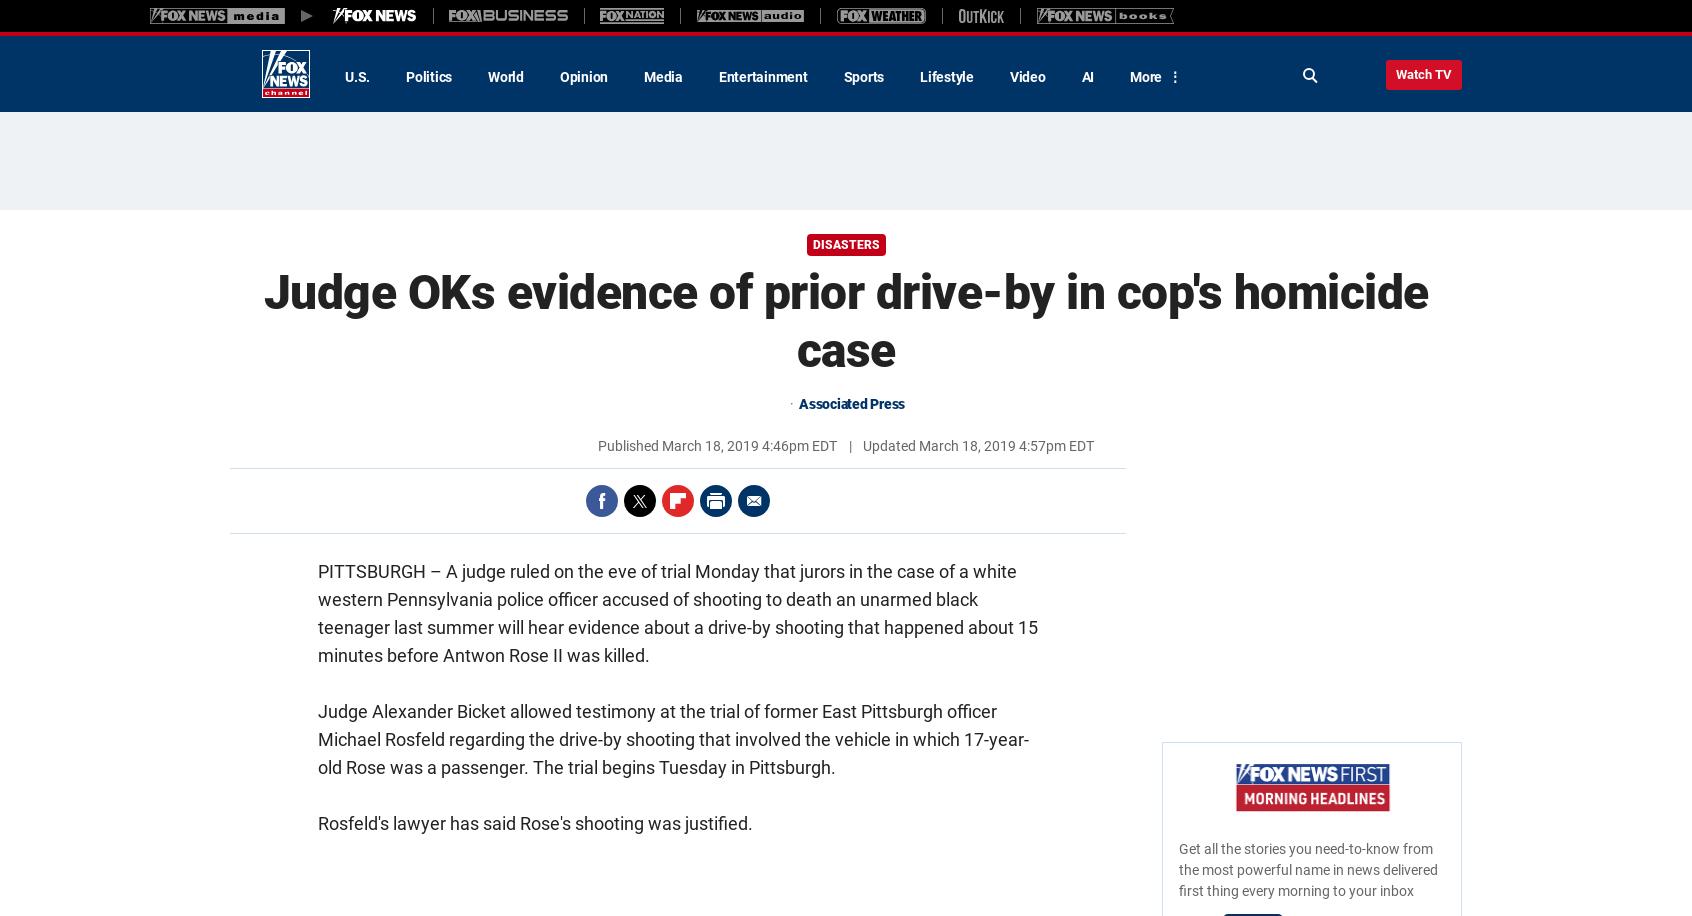 This screenshot has width=1692, height=916. I want to click on 'March 18, 2019 4:57pm EDT', so click(1005, 445).